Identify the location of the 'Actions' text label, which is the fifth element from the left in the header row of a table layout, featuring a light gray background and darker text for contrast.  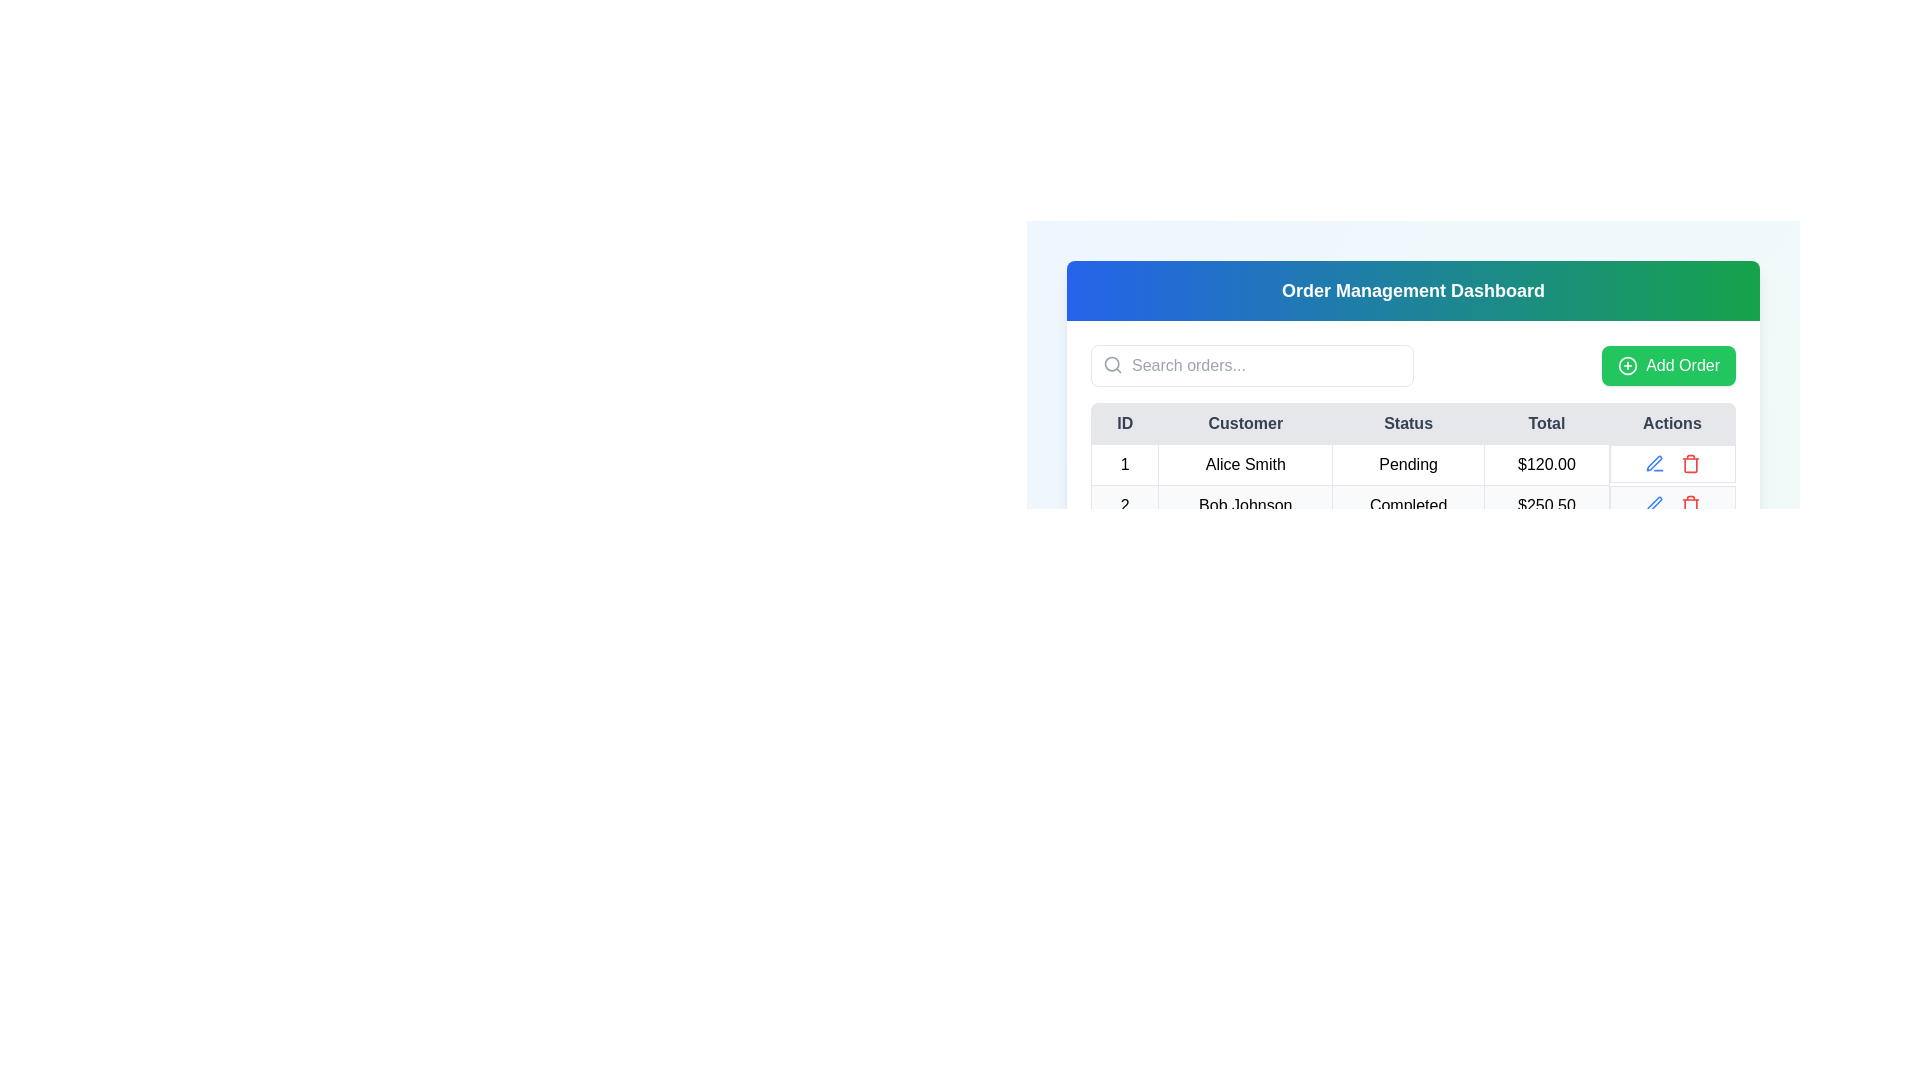
(1672, 423).